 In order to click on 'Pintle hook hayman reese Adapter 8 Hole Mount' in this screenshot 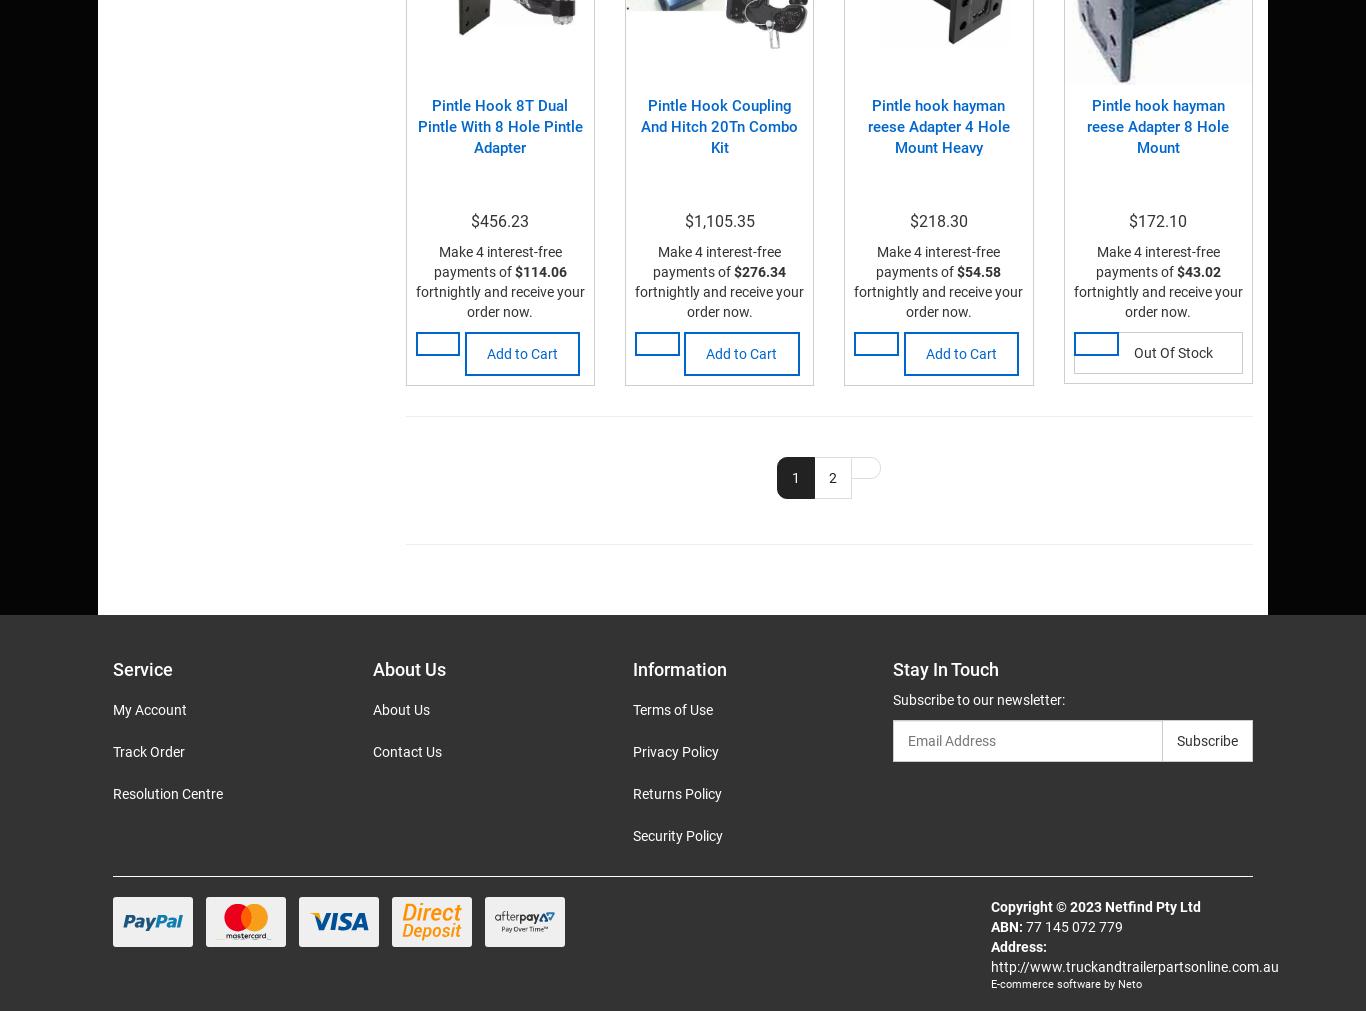, I will do `click(1157, 125)`.